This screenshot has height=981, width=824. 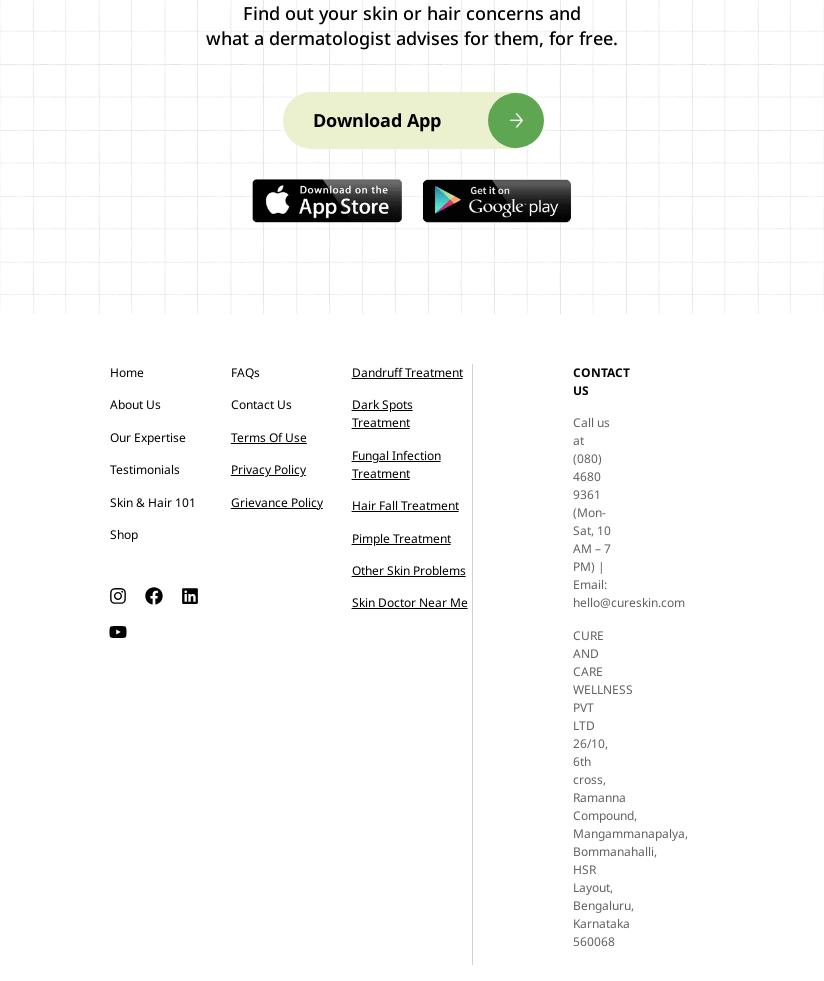 I want to click on 'CONTACT US', so click(x=601, y=380).